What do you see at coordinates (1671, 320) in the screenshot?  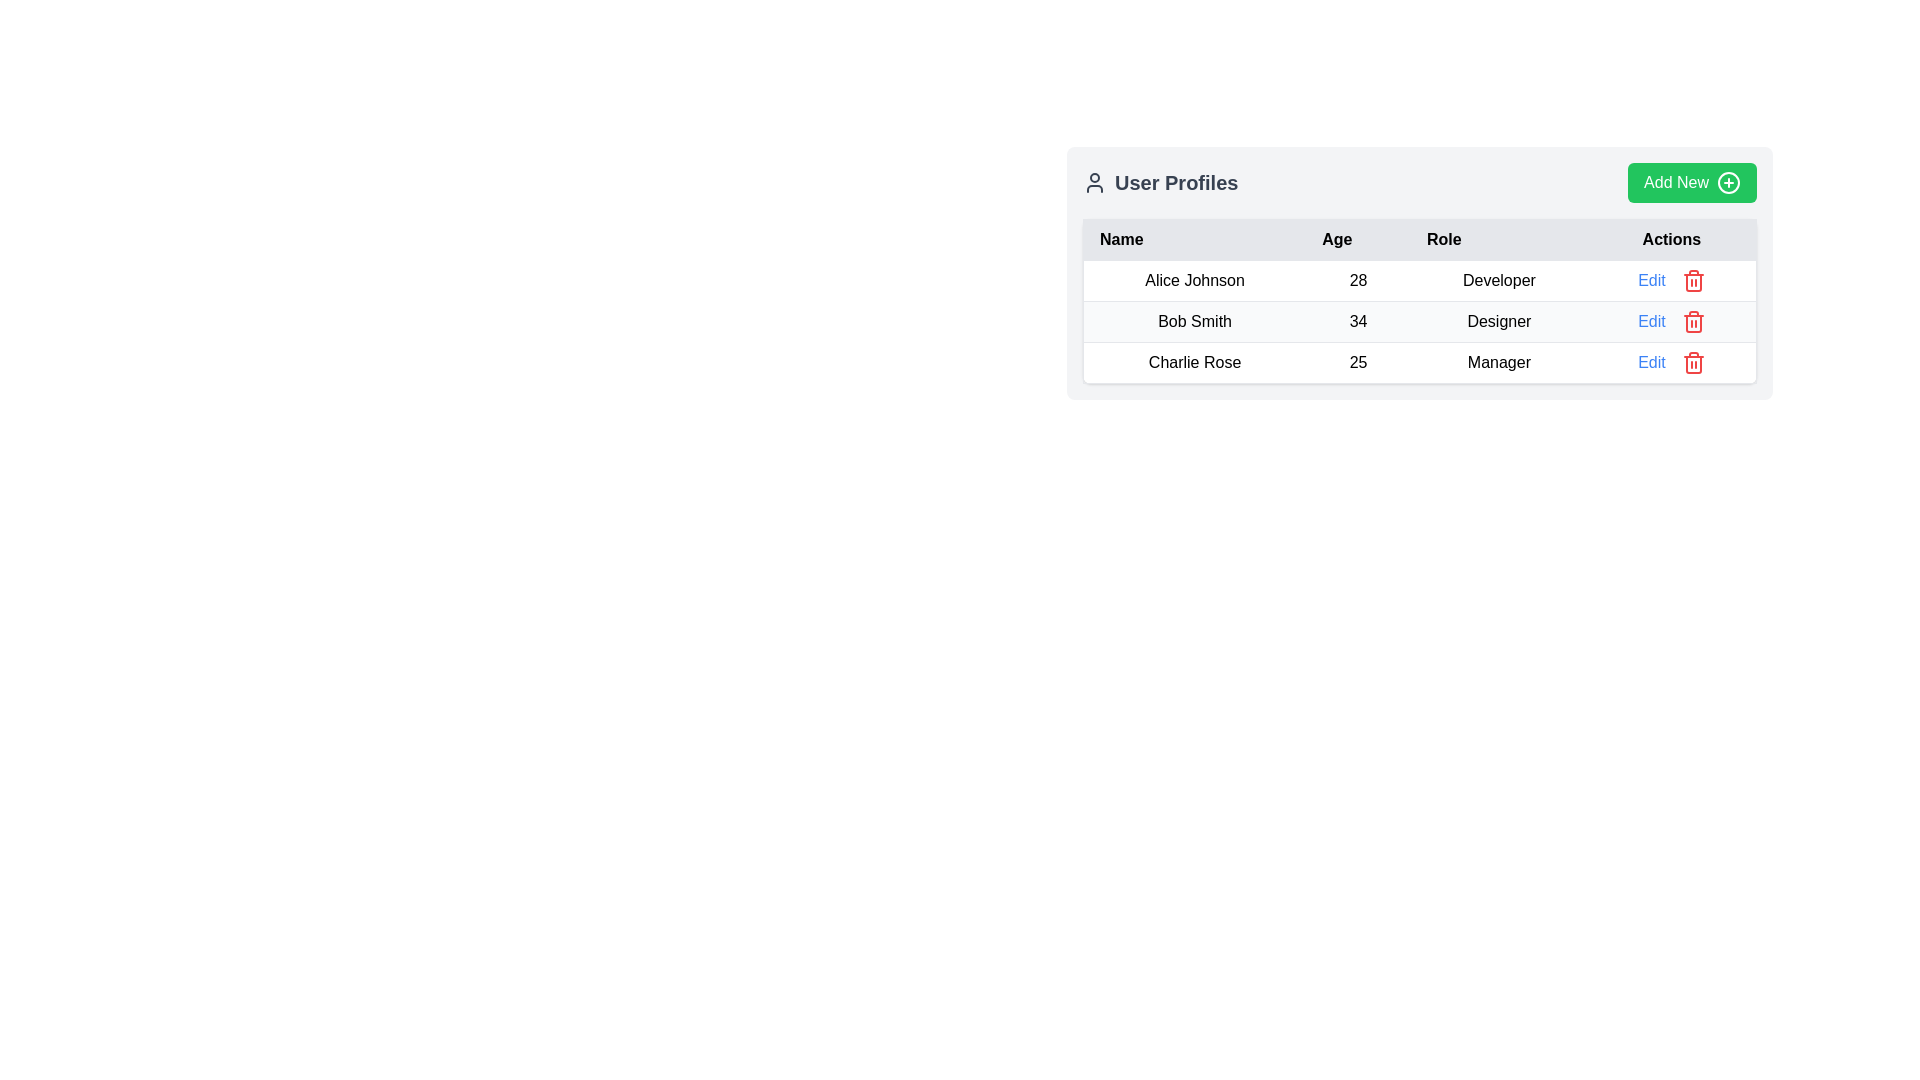 I see `the 'Edit' button located in the 'Actions' column for user 'Bob Smith' in the table` at bounding box center [1671, 320].